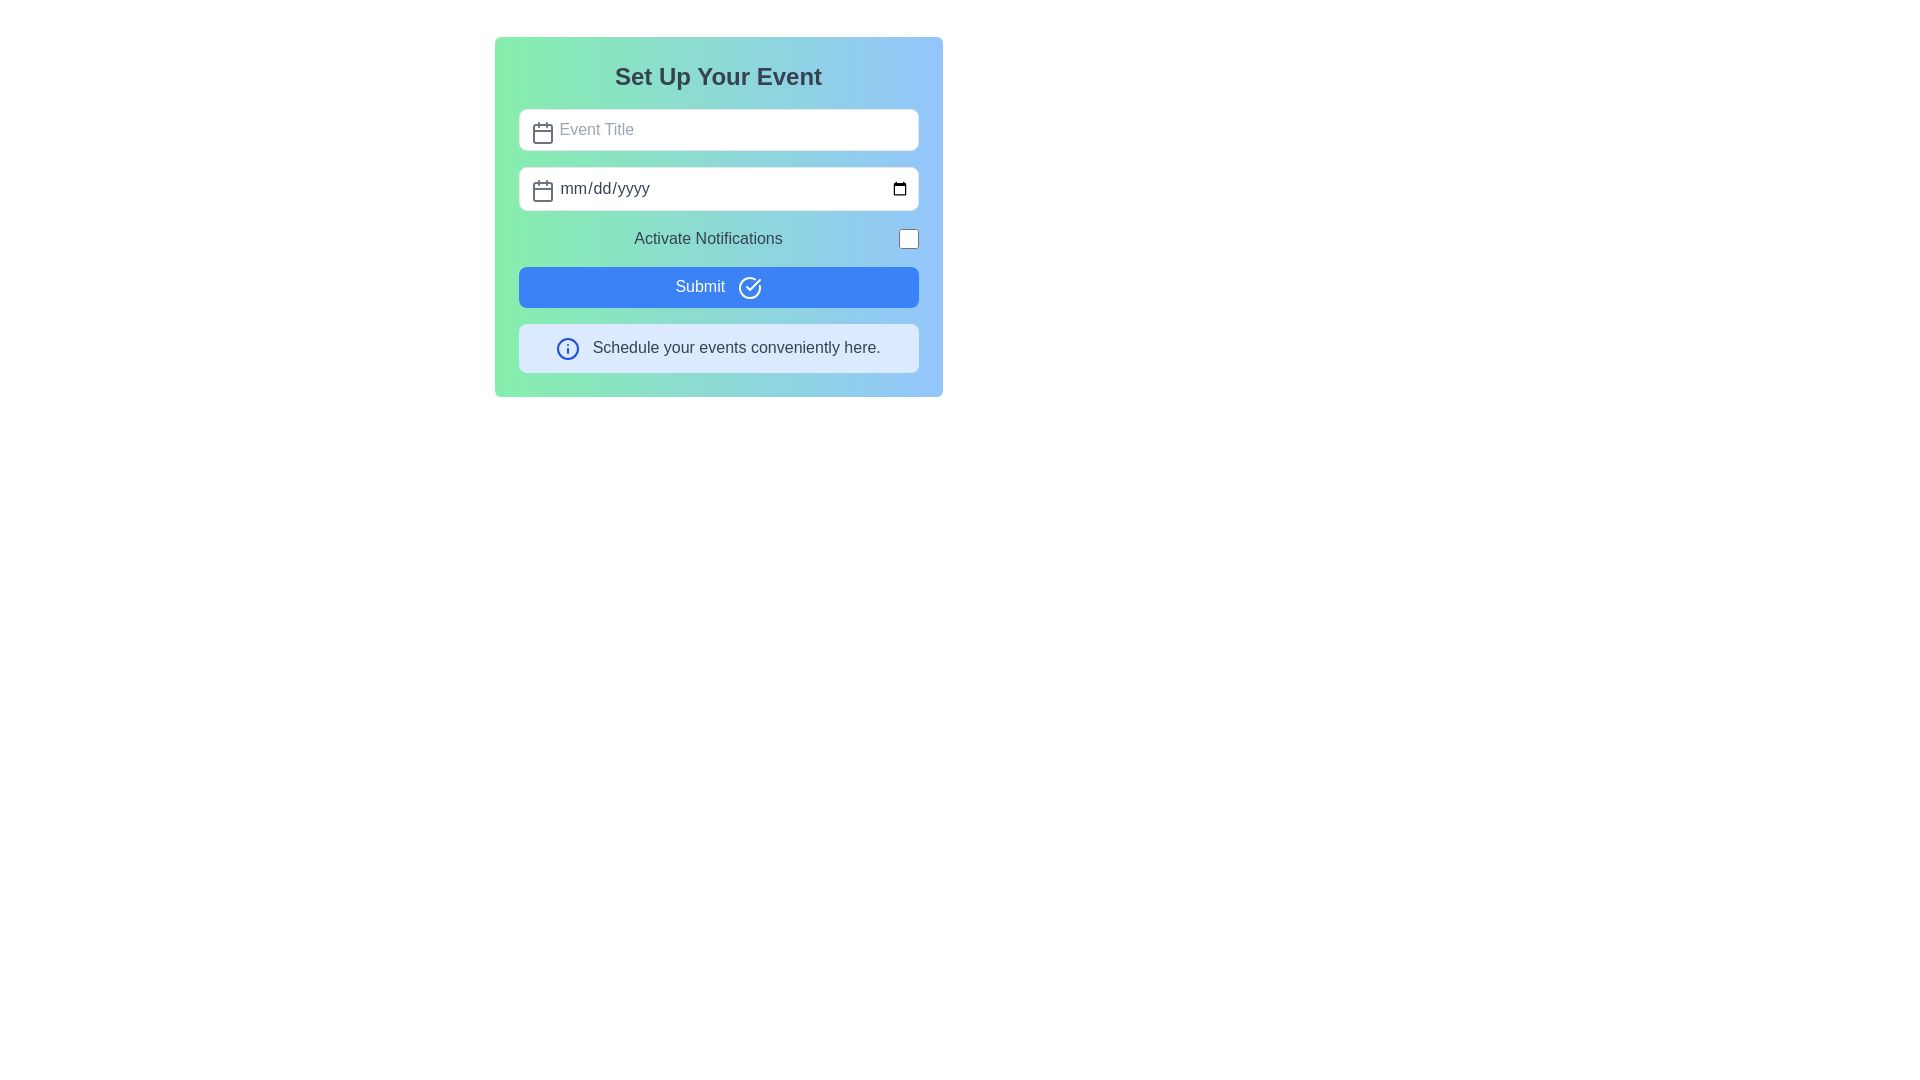  I want to click on the checkbox for 'Activate Notifications', so click(907, 238).